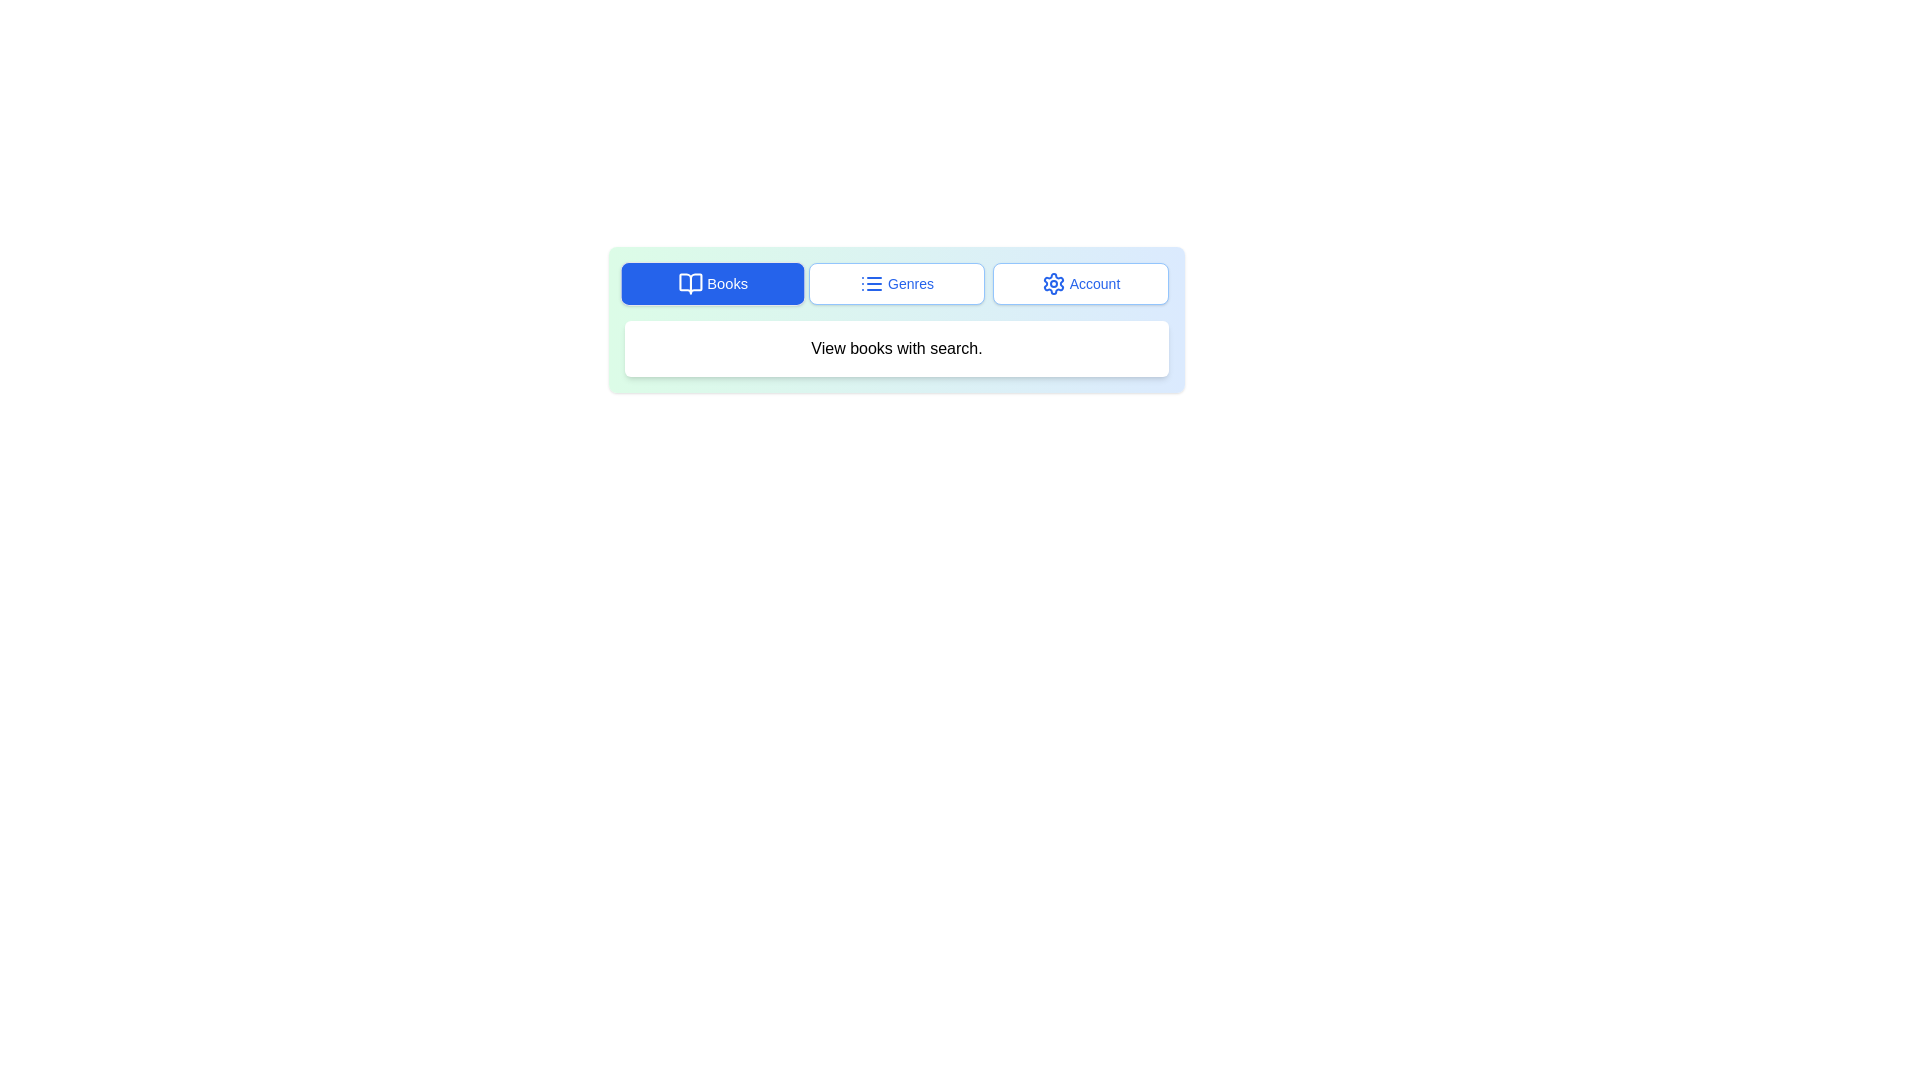 The width and height of the screenshot is (1920, 1080). Describe the element at coordinates (1052, 284) in the screenshot. I see `the cogwheel part of the settings icon` at that location.